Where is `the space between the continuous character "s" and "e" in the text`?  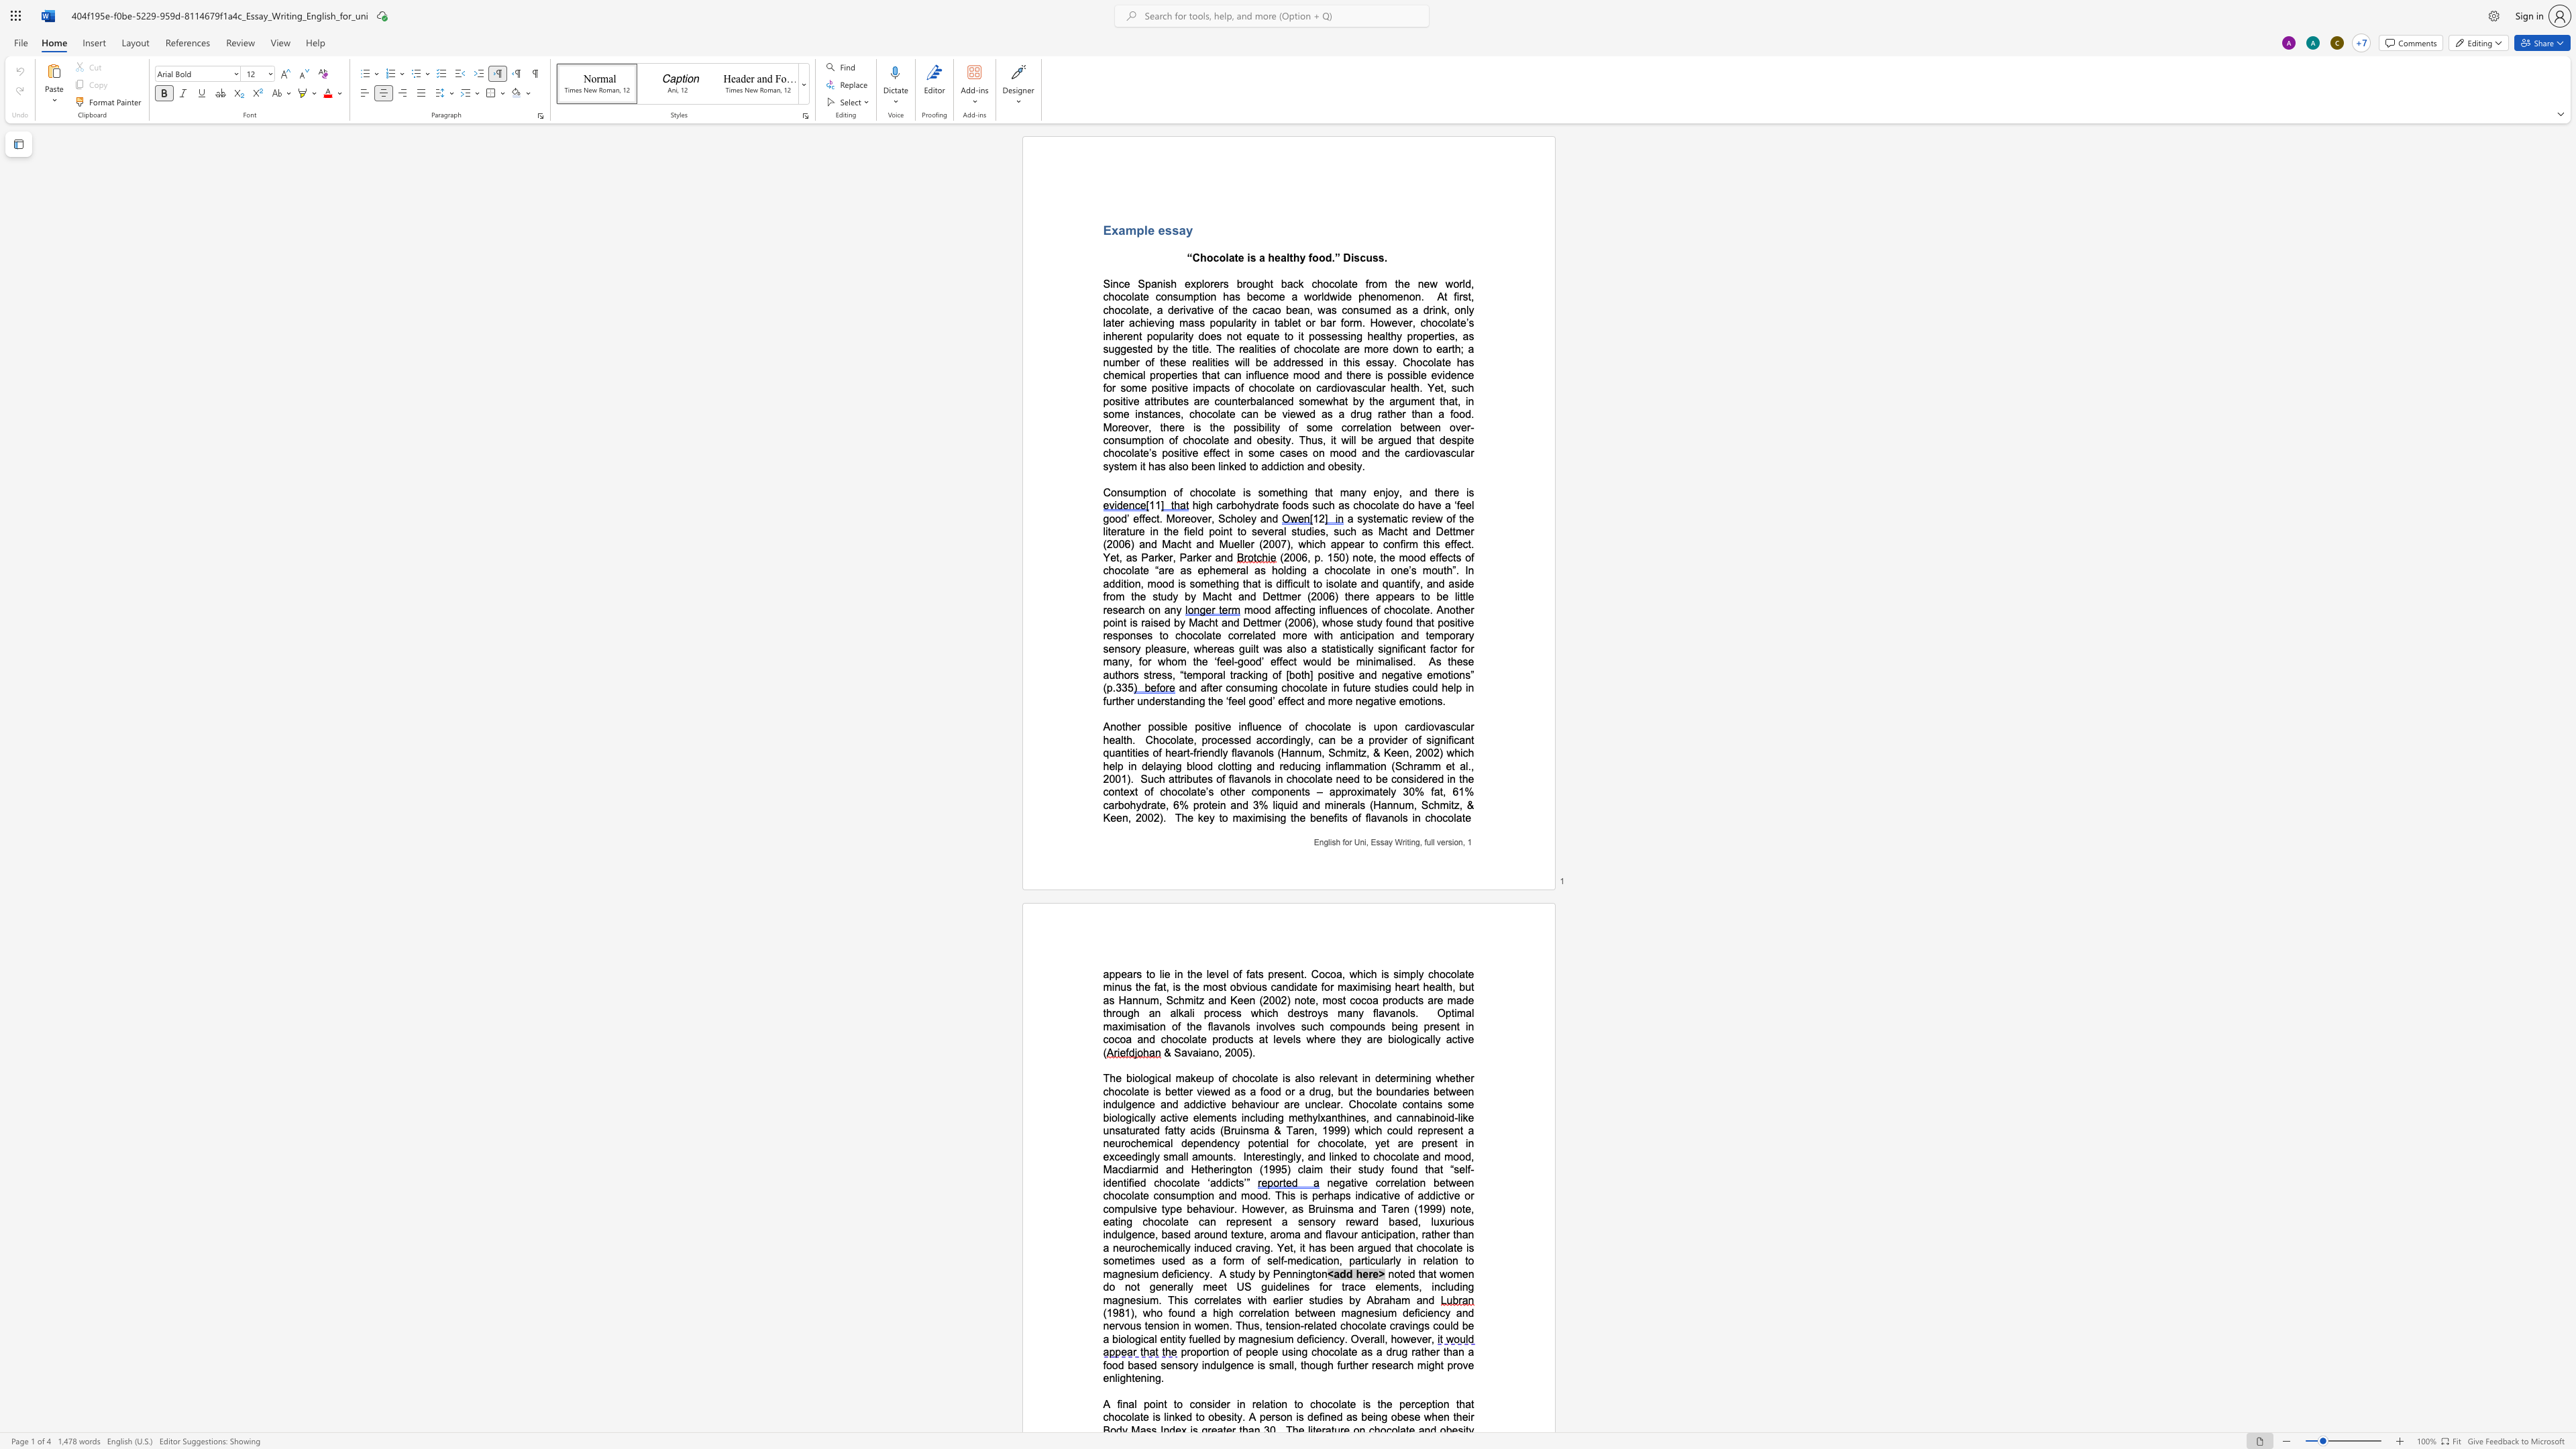
the space between the continuous character "s" and "e" in the text is located at coordinates (1331, 335).